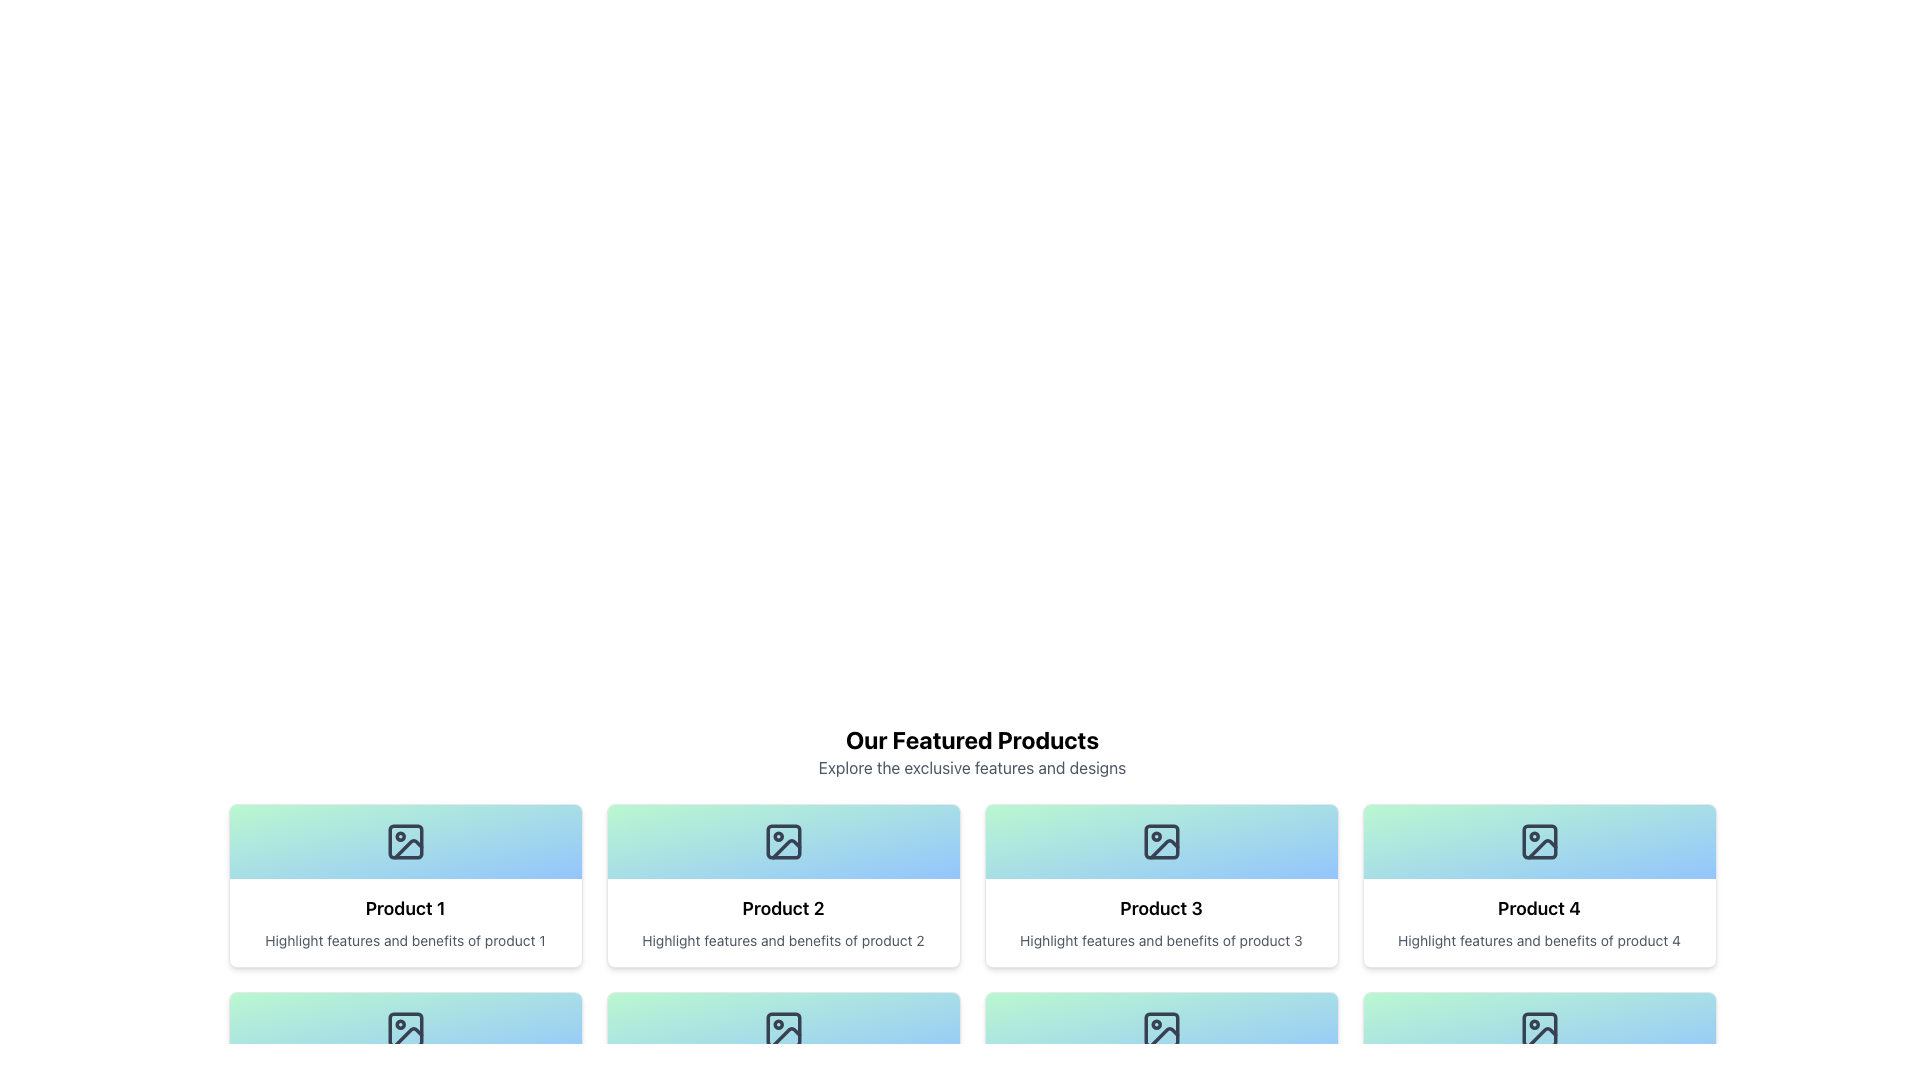  What do you see at coordinates (404, 922) in the screenshot?
I see `the text block displaying 'Product 1' which includes a bold title and a subtitle about product features, located in the bottom half of the first product card in the grid of featured products` at bounding box center [404, 922].